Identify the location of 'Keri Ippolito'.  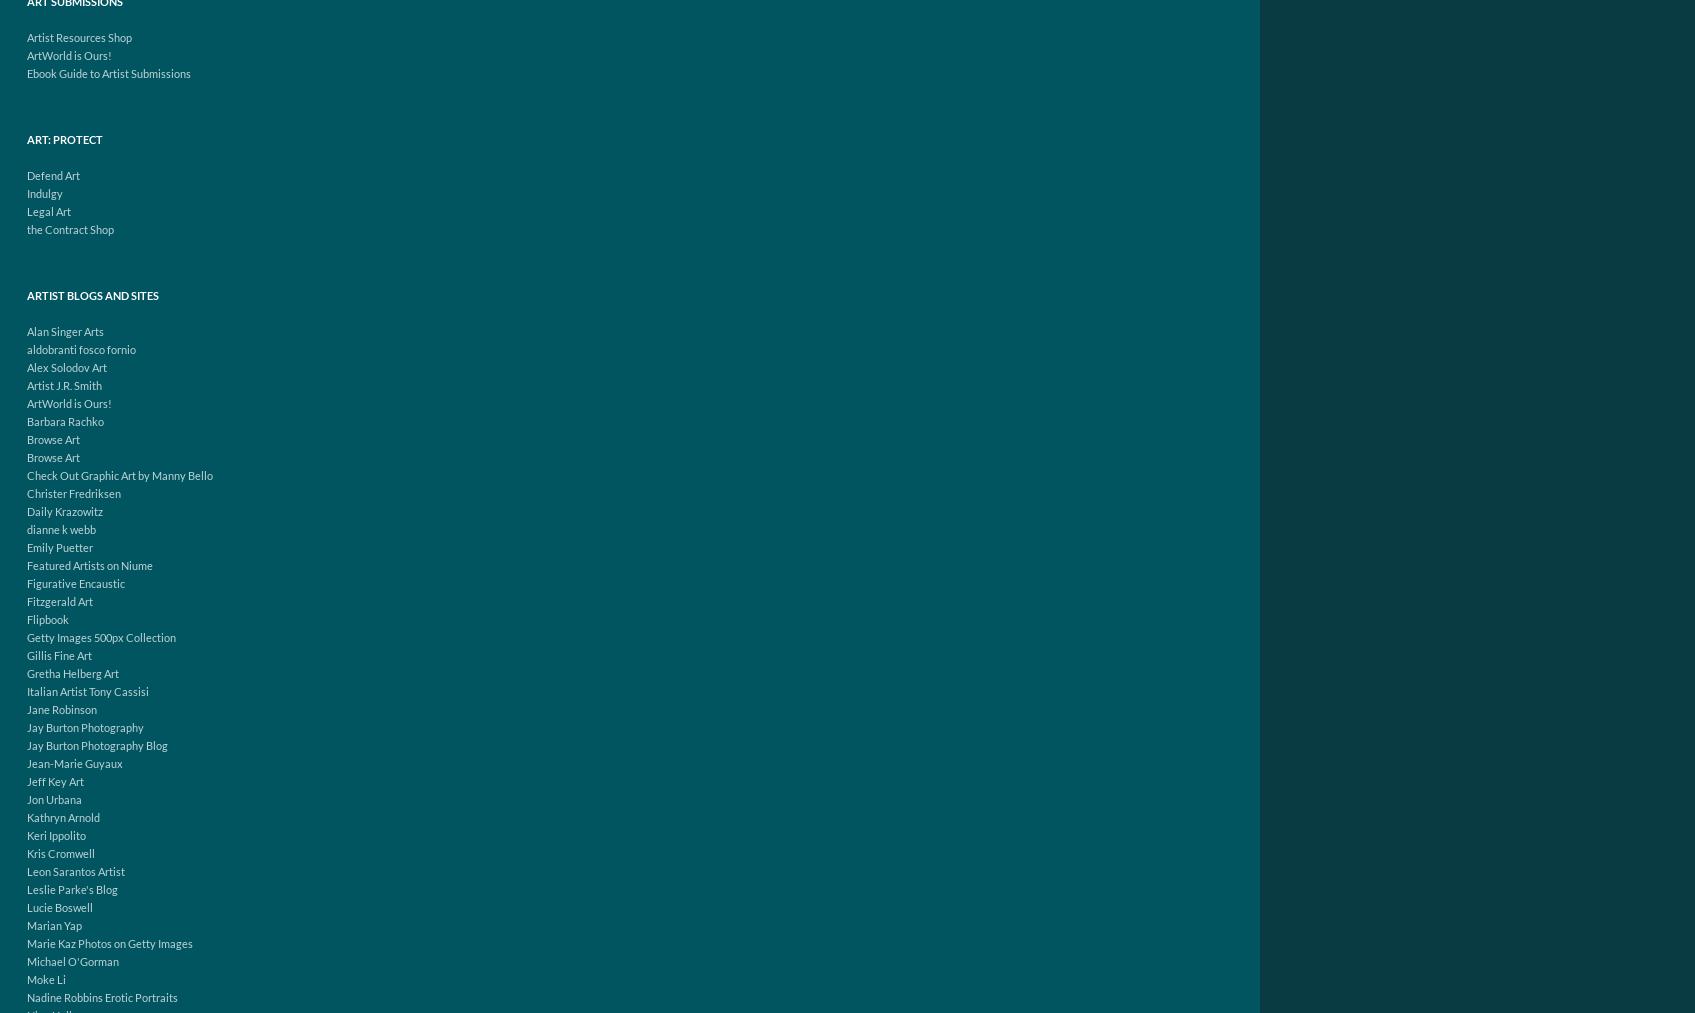
(56, 834).